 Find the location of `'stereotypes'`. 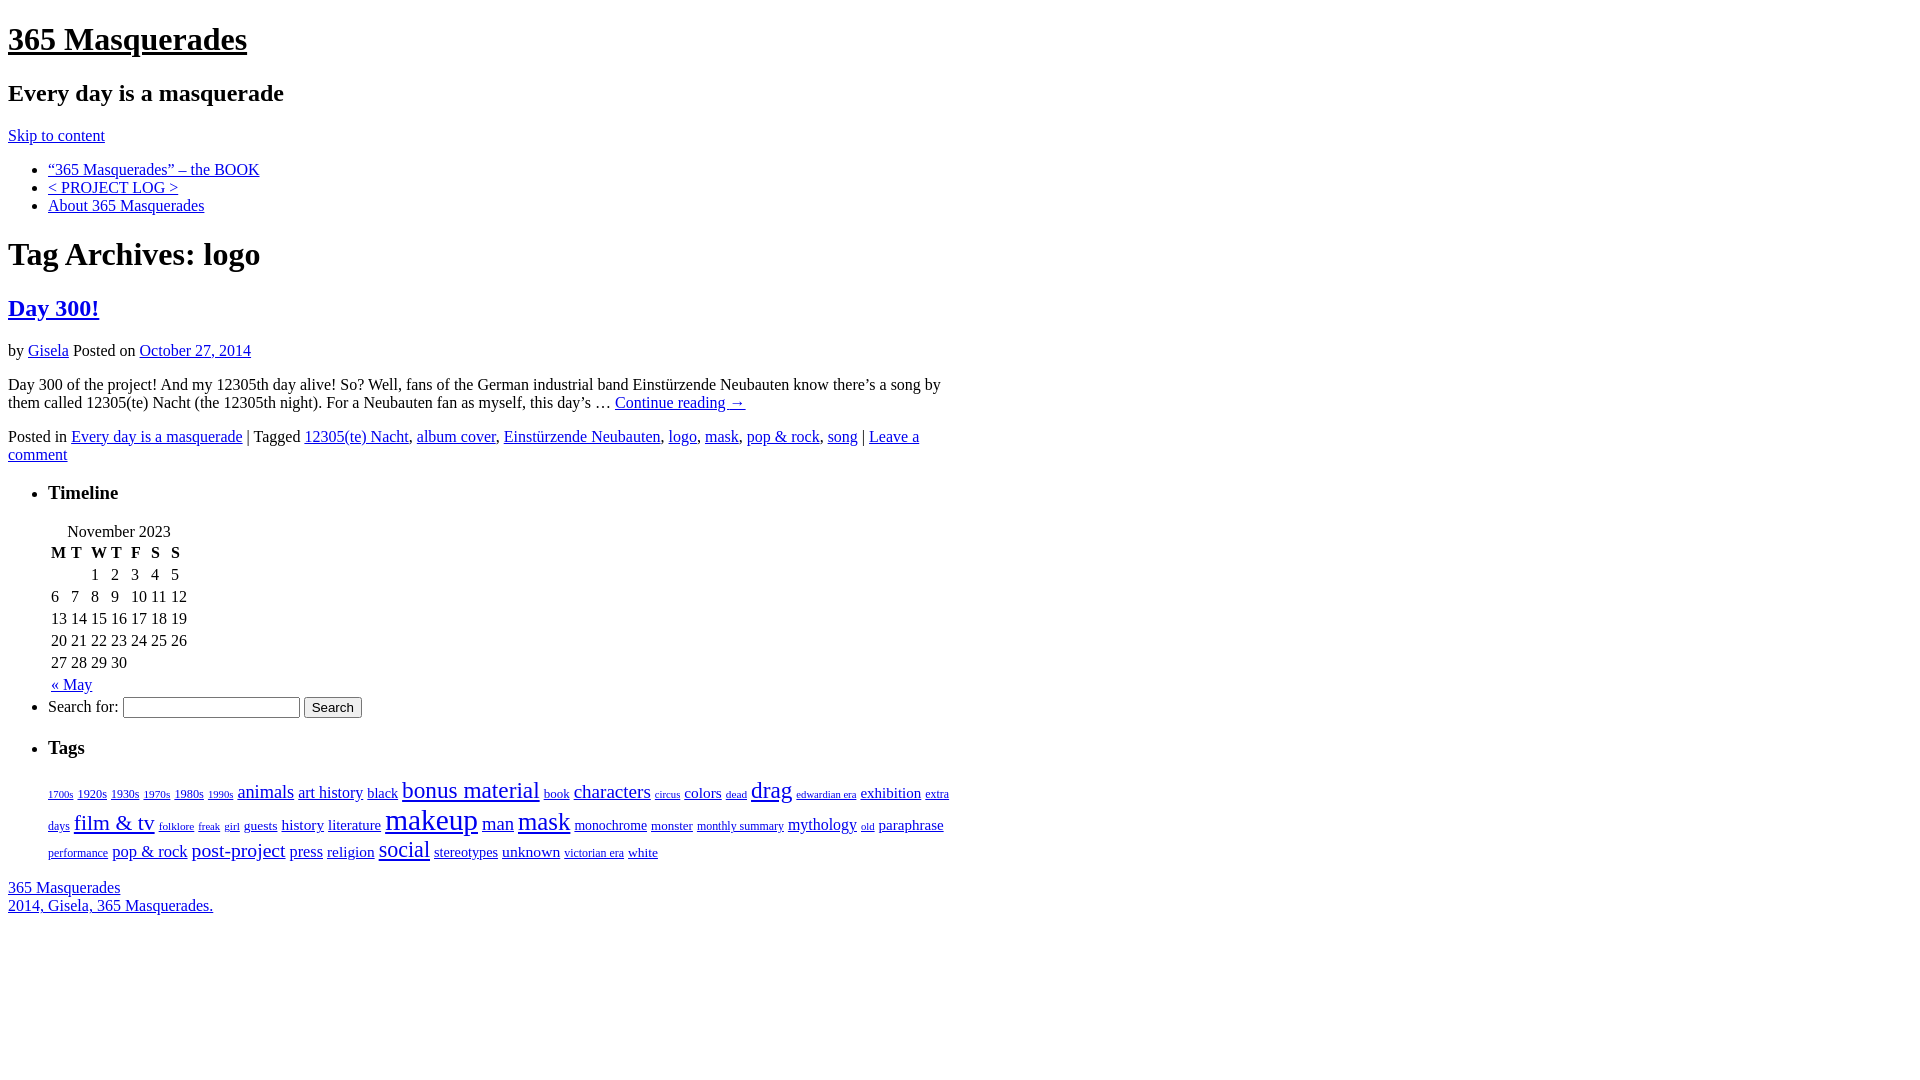

'stereotypes' is located at coordinates (464, 852).